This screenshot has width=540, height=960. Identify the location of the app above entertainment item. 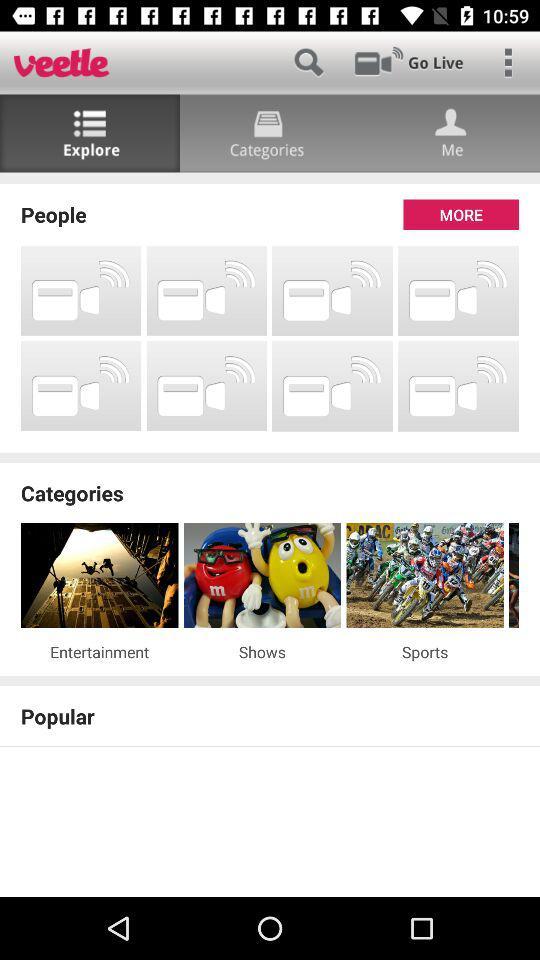
(98, 575).